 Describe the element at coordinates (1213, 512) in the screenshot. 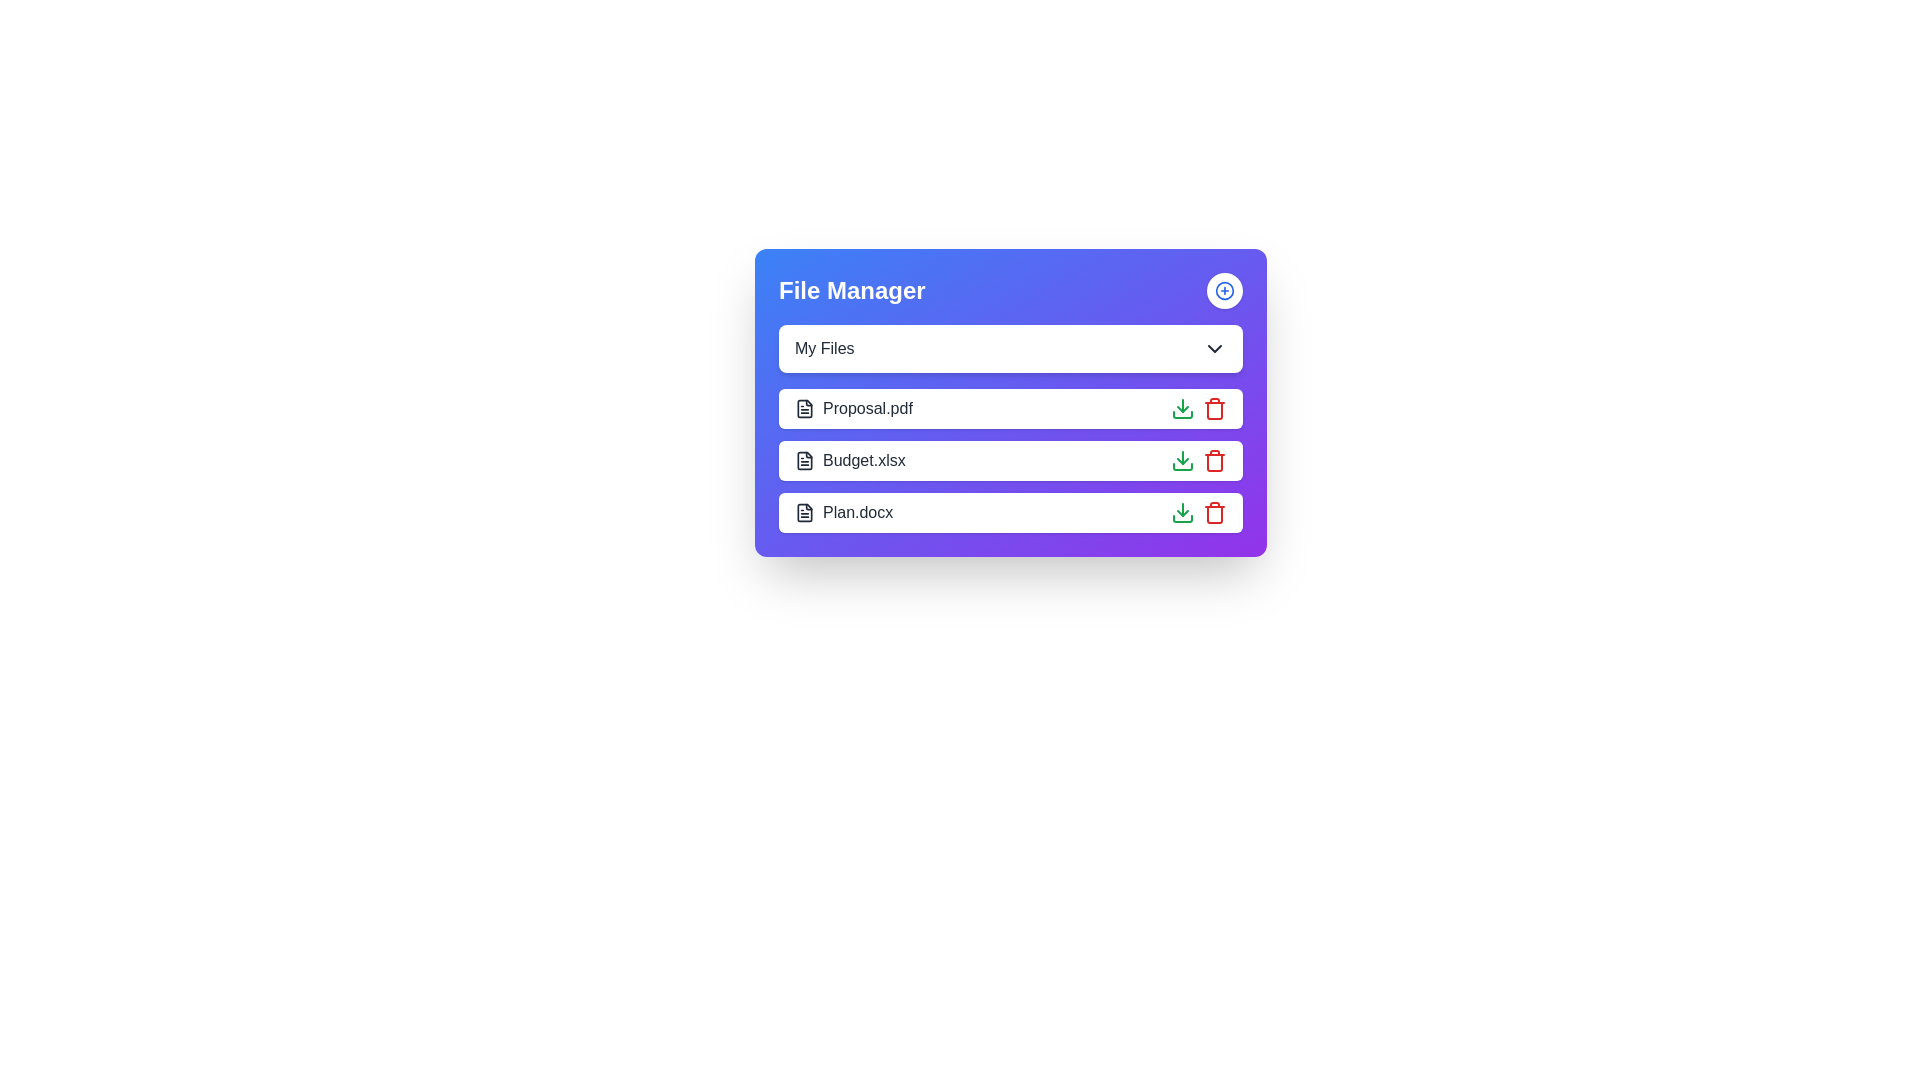

I see `the delete icon button located to the right of the green download icon in the file manager interface associated with 'Plan.docx'` at that location.